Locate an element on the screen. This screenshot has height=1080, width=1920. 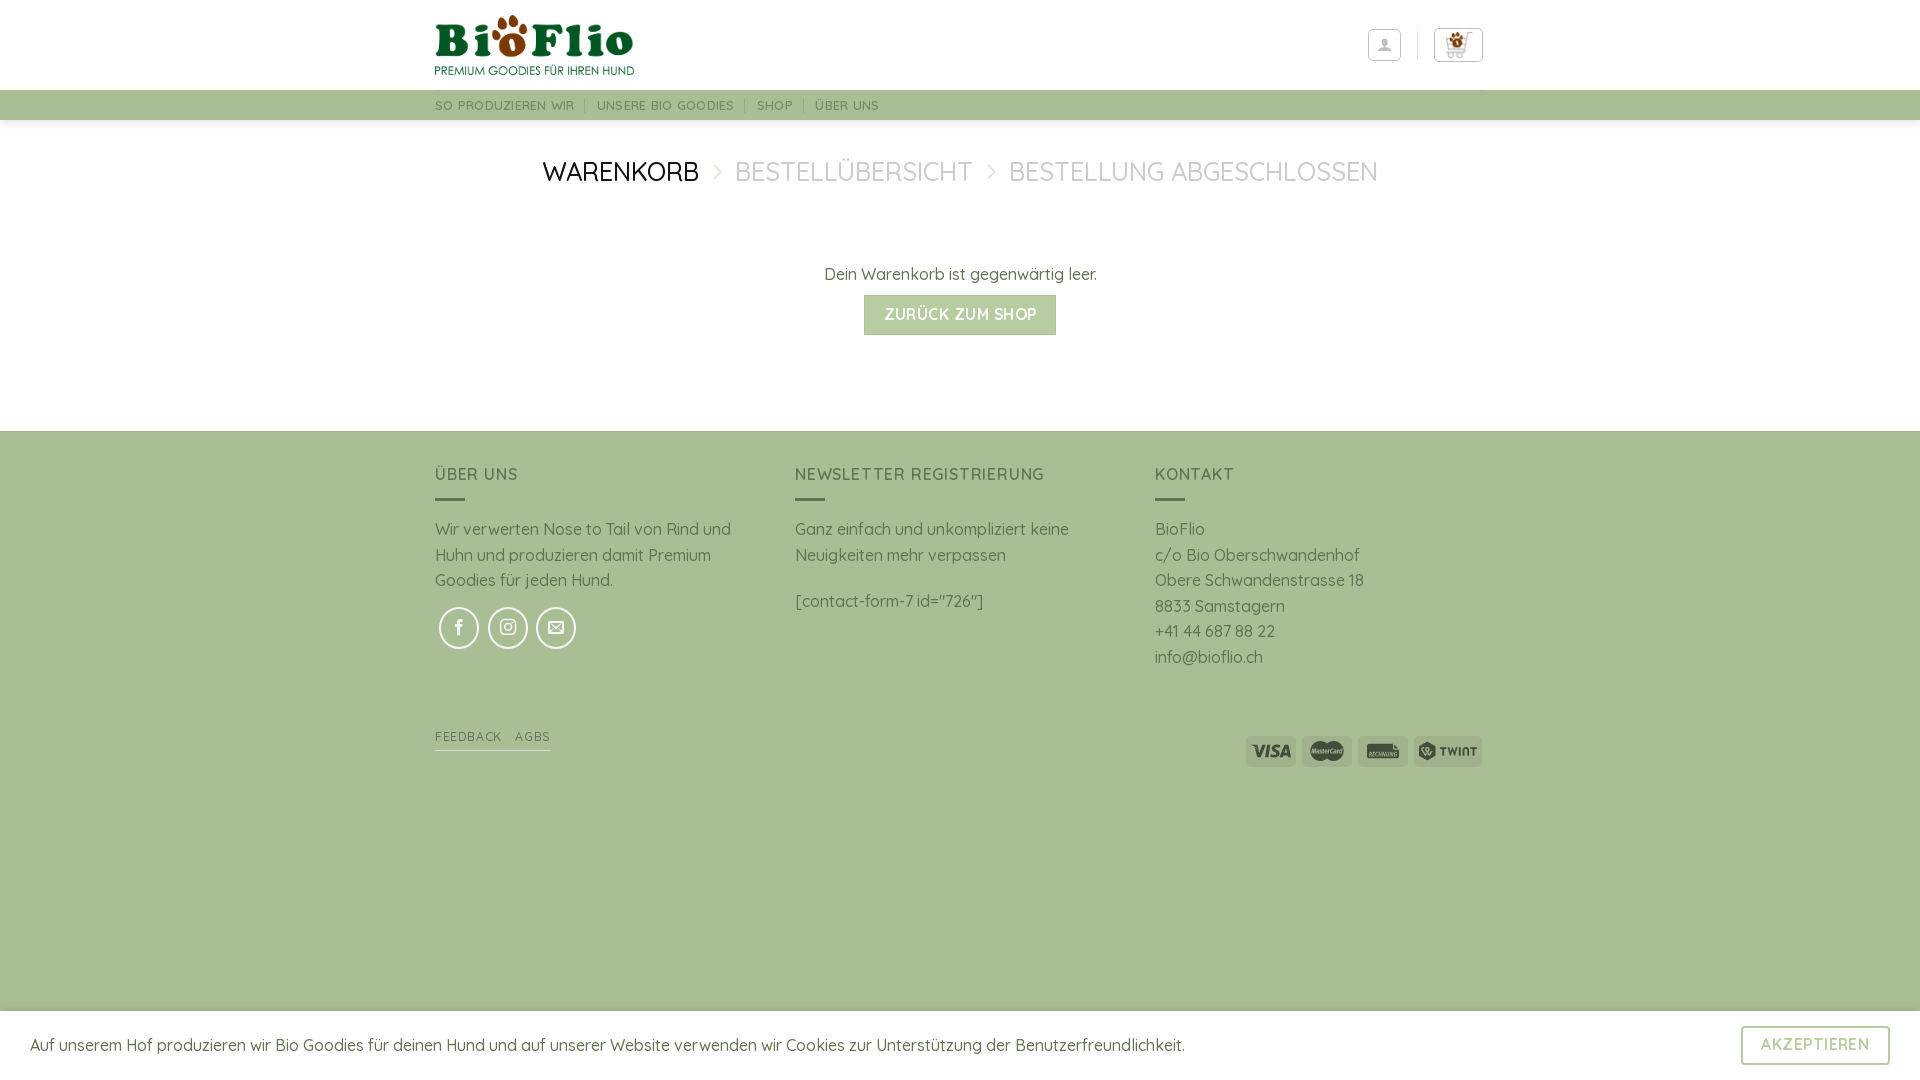
'Auf Instagram folgen' is located at coordinates (508, 627).